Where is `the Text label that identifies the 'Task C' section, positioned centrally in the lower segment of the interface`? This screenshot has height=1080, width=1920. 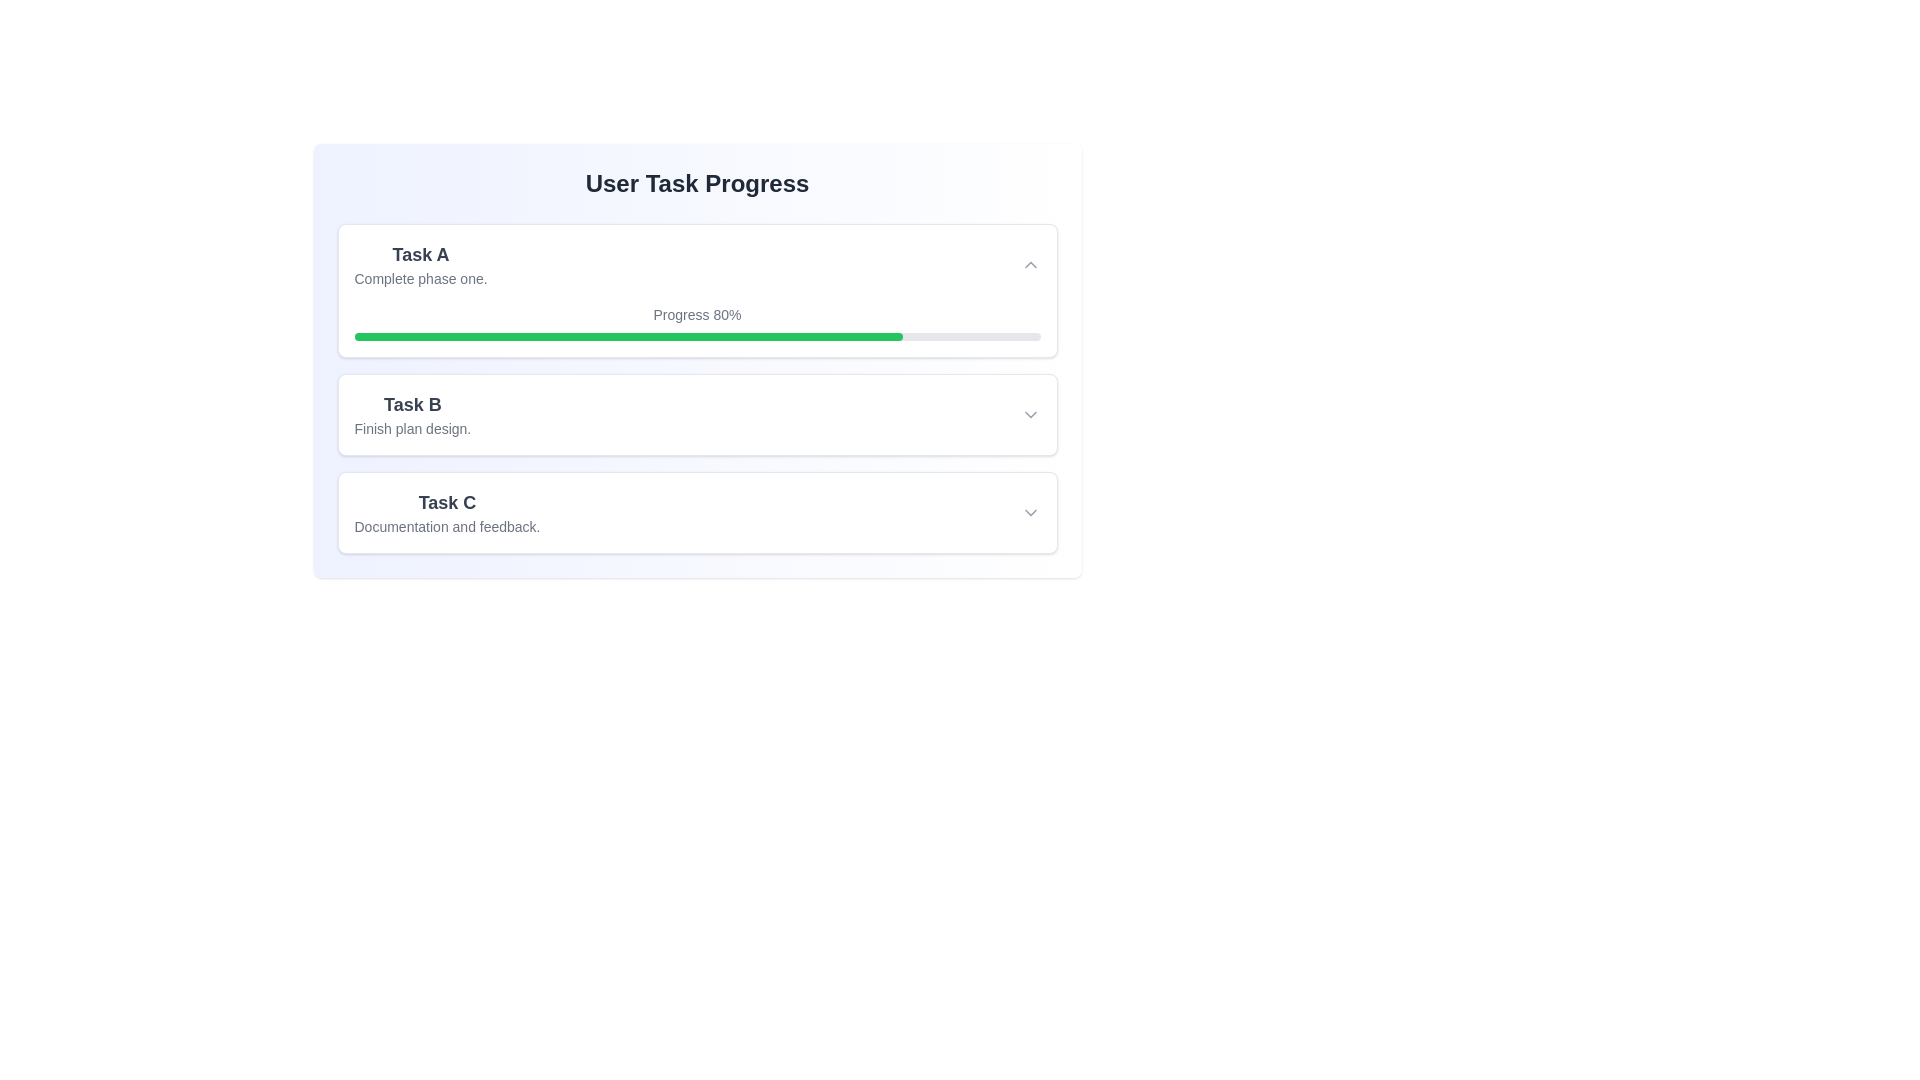 the Text label that identifies the 'Task C' section, positioned centrally in the lower segment of the interface is located at coordinates (446, 501).